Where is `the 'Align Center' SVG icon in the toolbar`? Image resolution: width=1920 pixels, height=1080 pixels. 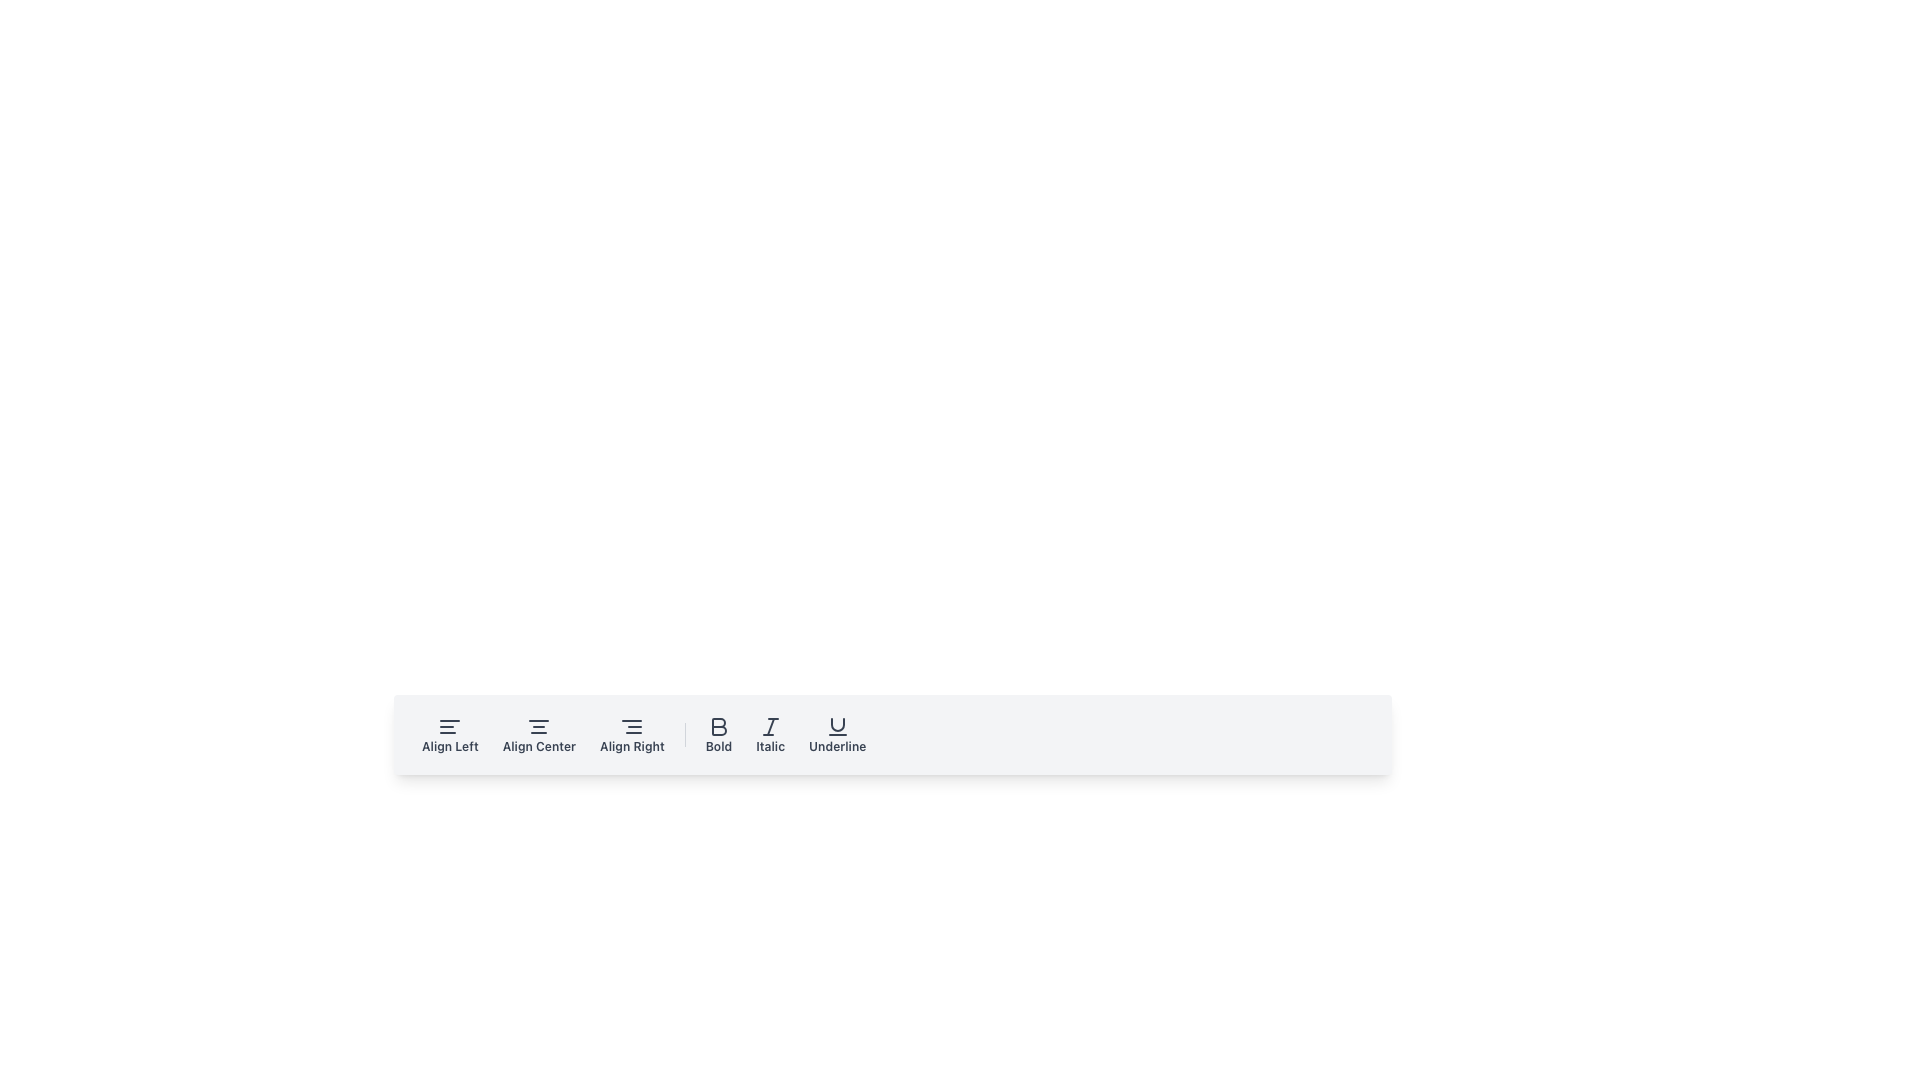
the 'Align Center' SVG icon in the toolbar is located at coordinates (539, 726).